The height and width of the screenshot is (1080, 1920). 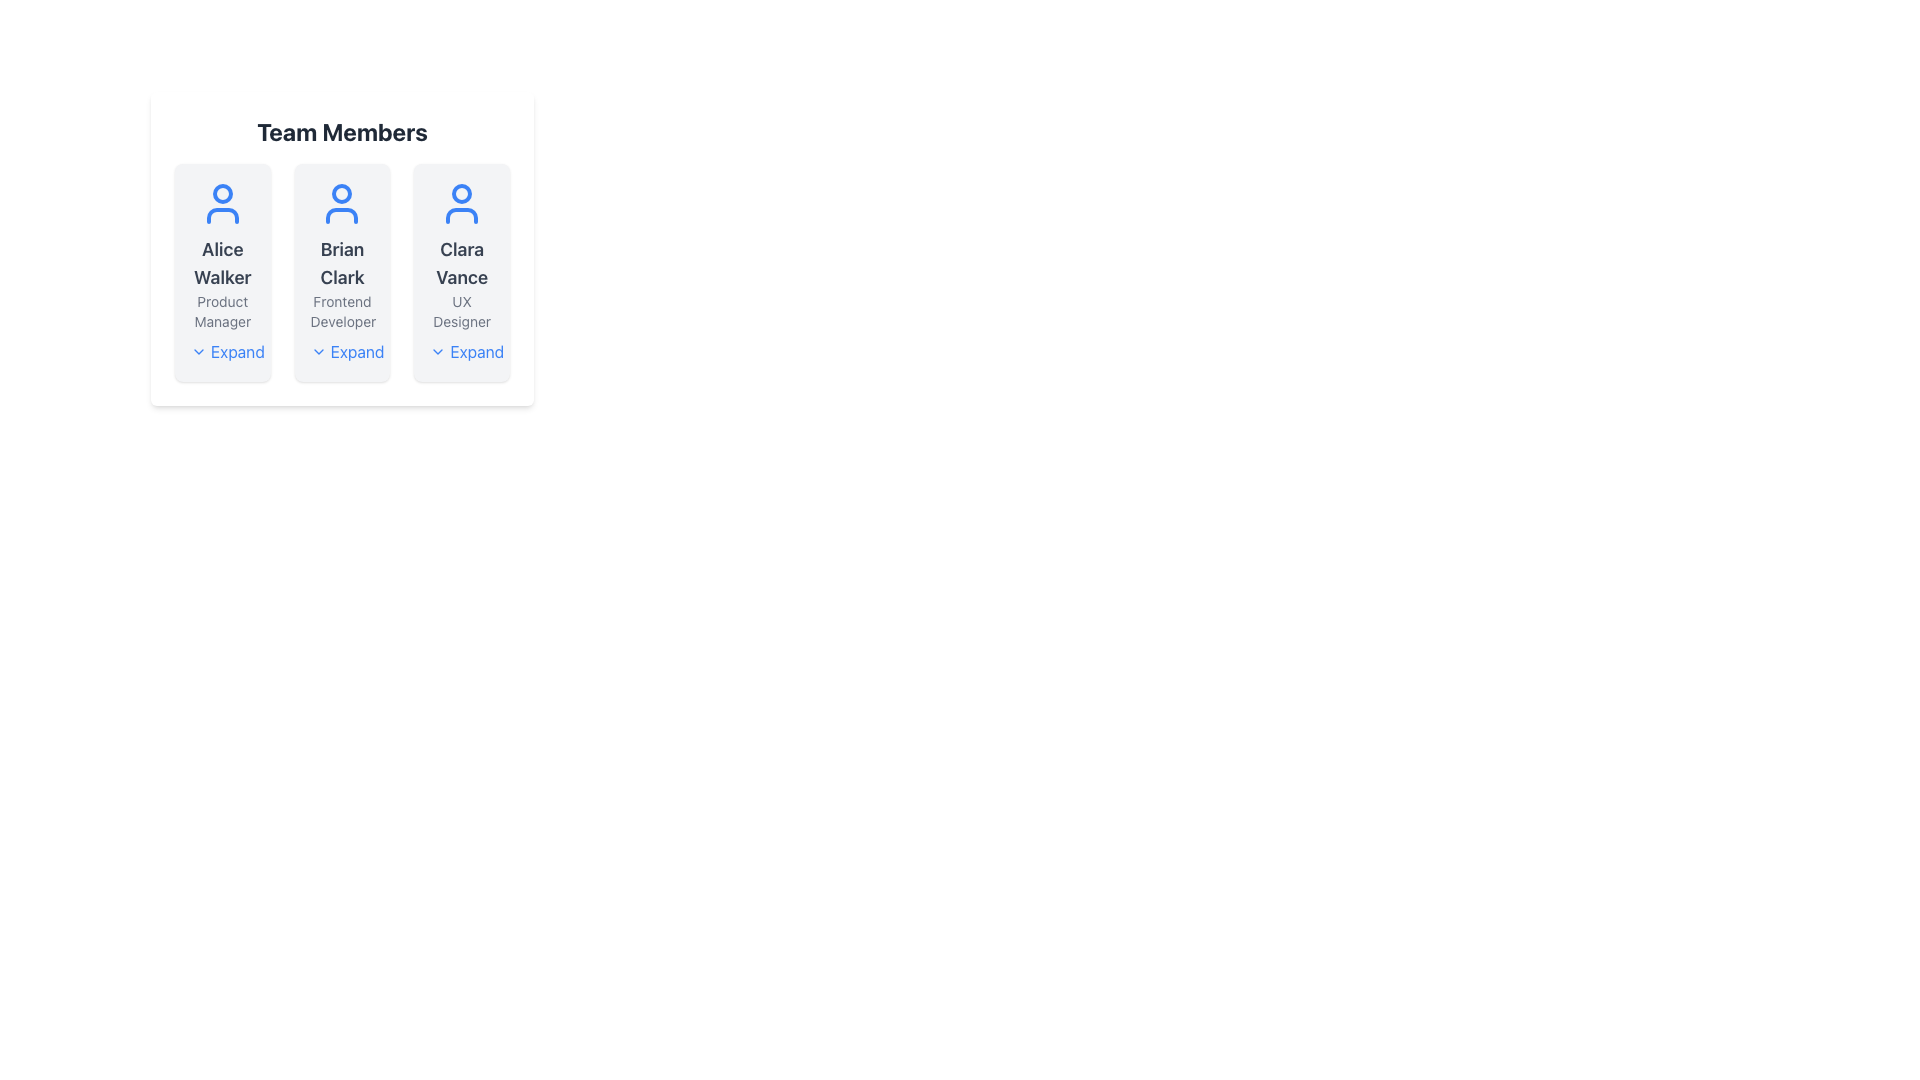 I want to click on heading text located at the top-center of the interface, which provides context for the team members' information, so click(x=342, y=131).